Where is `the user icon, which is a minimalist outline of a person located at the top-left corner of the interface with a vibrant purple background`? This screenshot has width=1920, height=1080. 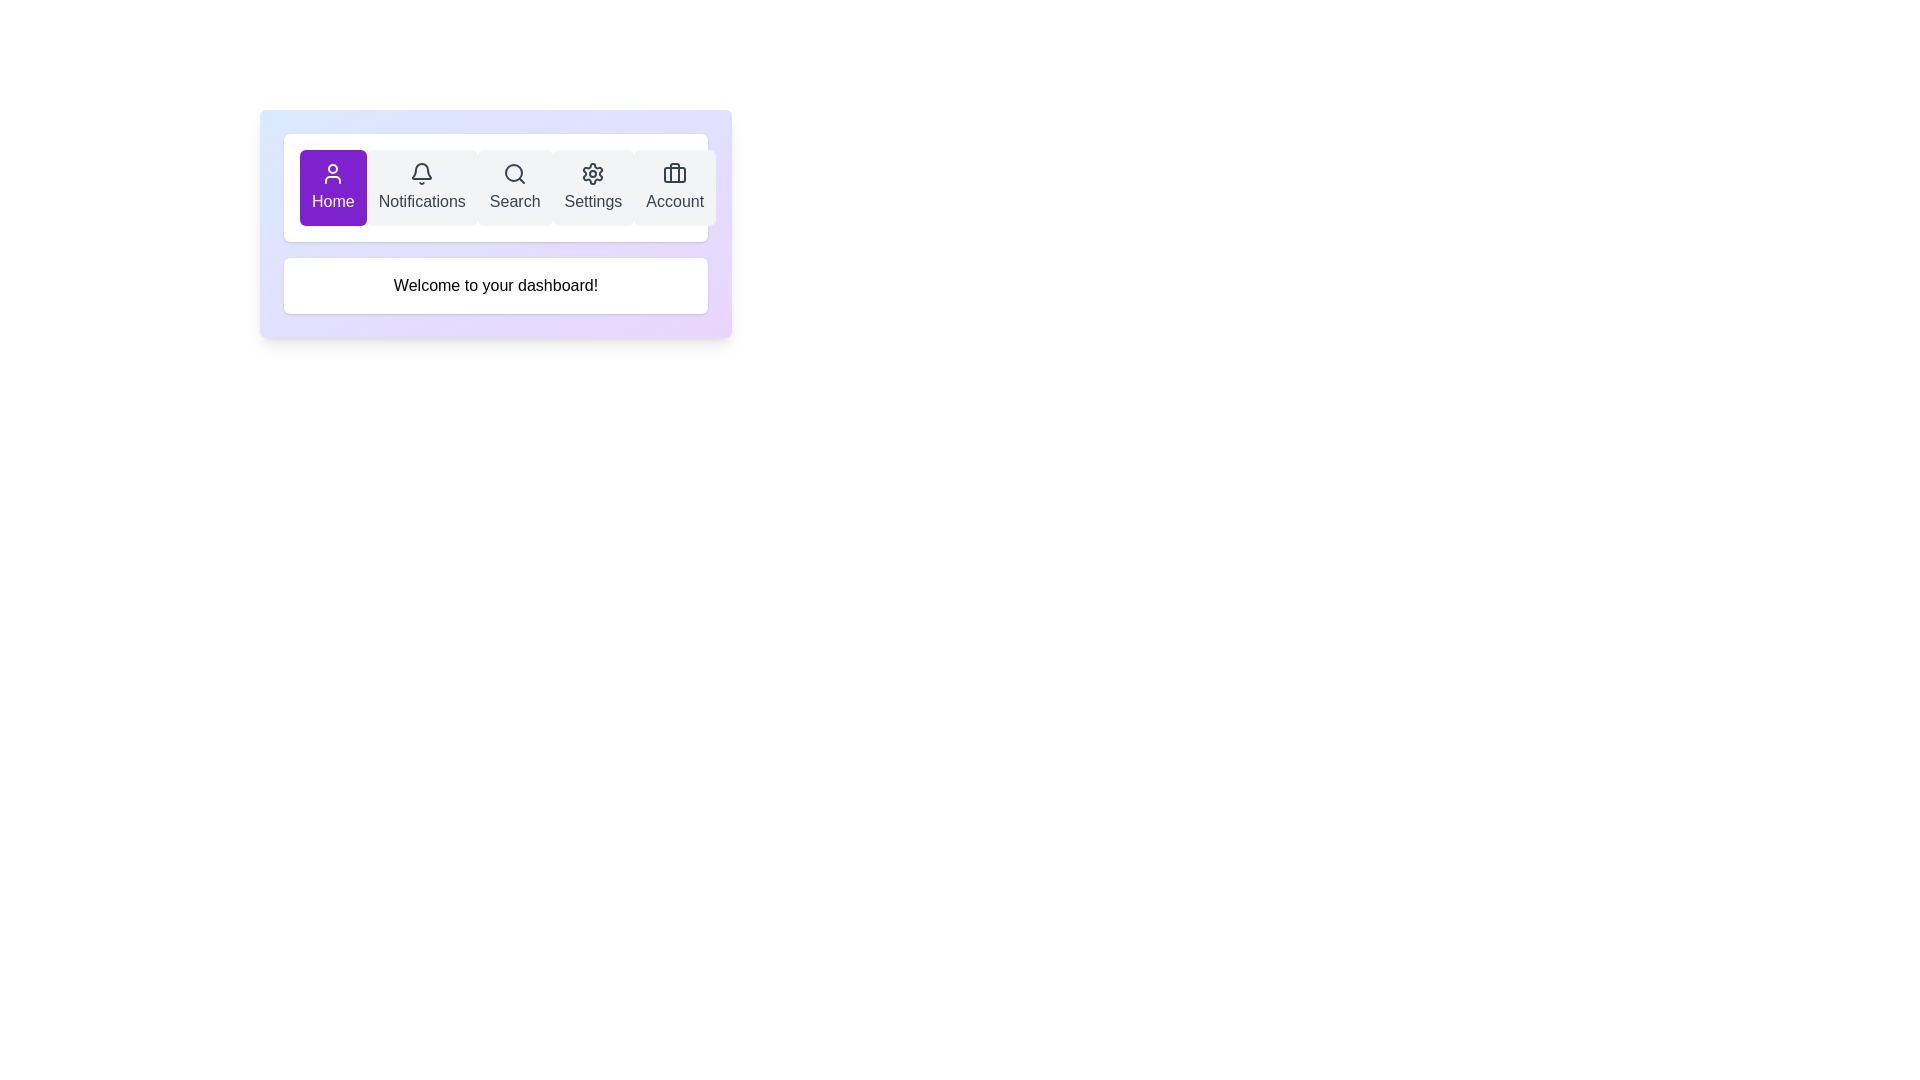 the user icon, which is a minimalist outline of a person located at the top-left corner of the interface with a vibrant purple background is located at coordinates (333, 172).